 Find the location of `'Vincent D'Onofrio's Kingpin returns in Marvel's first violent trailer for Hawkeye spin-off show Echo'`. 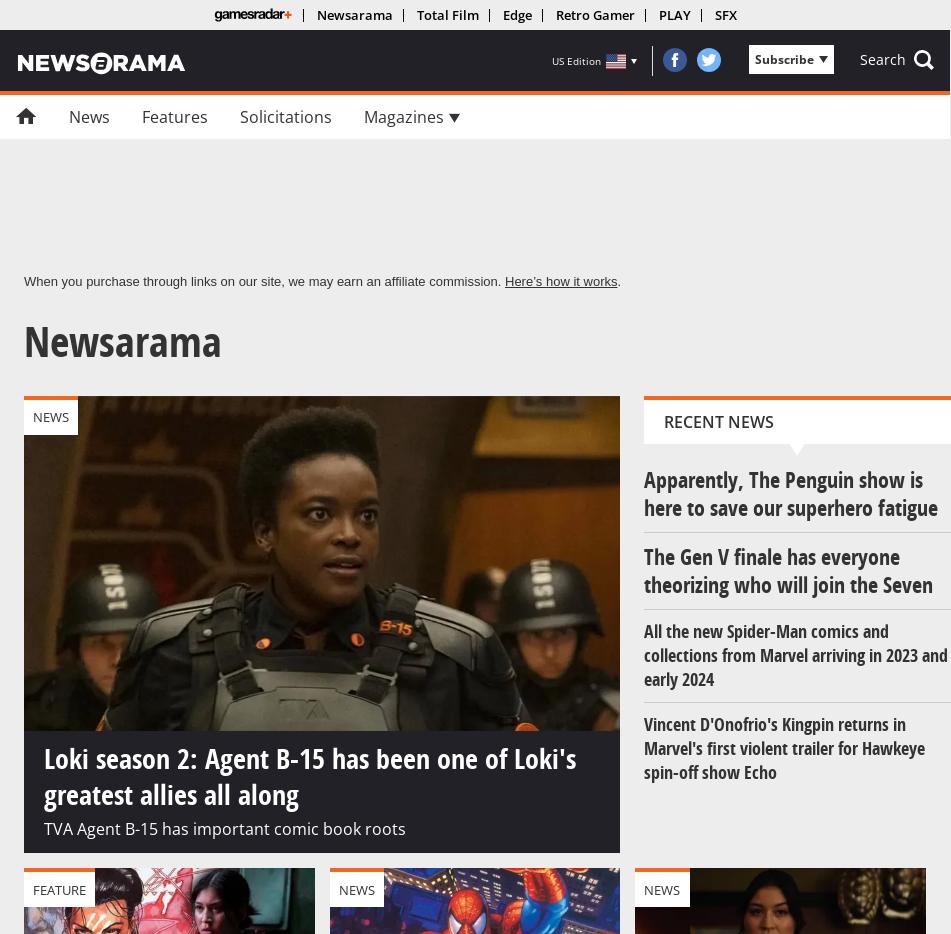

'Vincent D'Onofrio's Kingpin returns in Marvel's first violent trailer for Hawkeye spin-off show Echo' is located at coordinates (782, 747).